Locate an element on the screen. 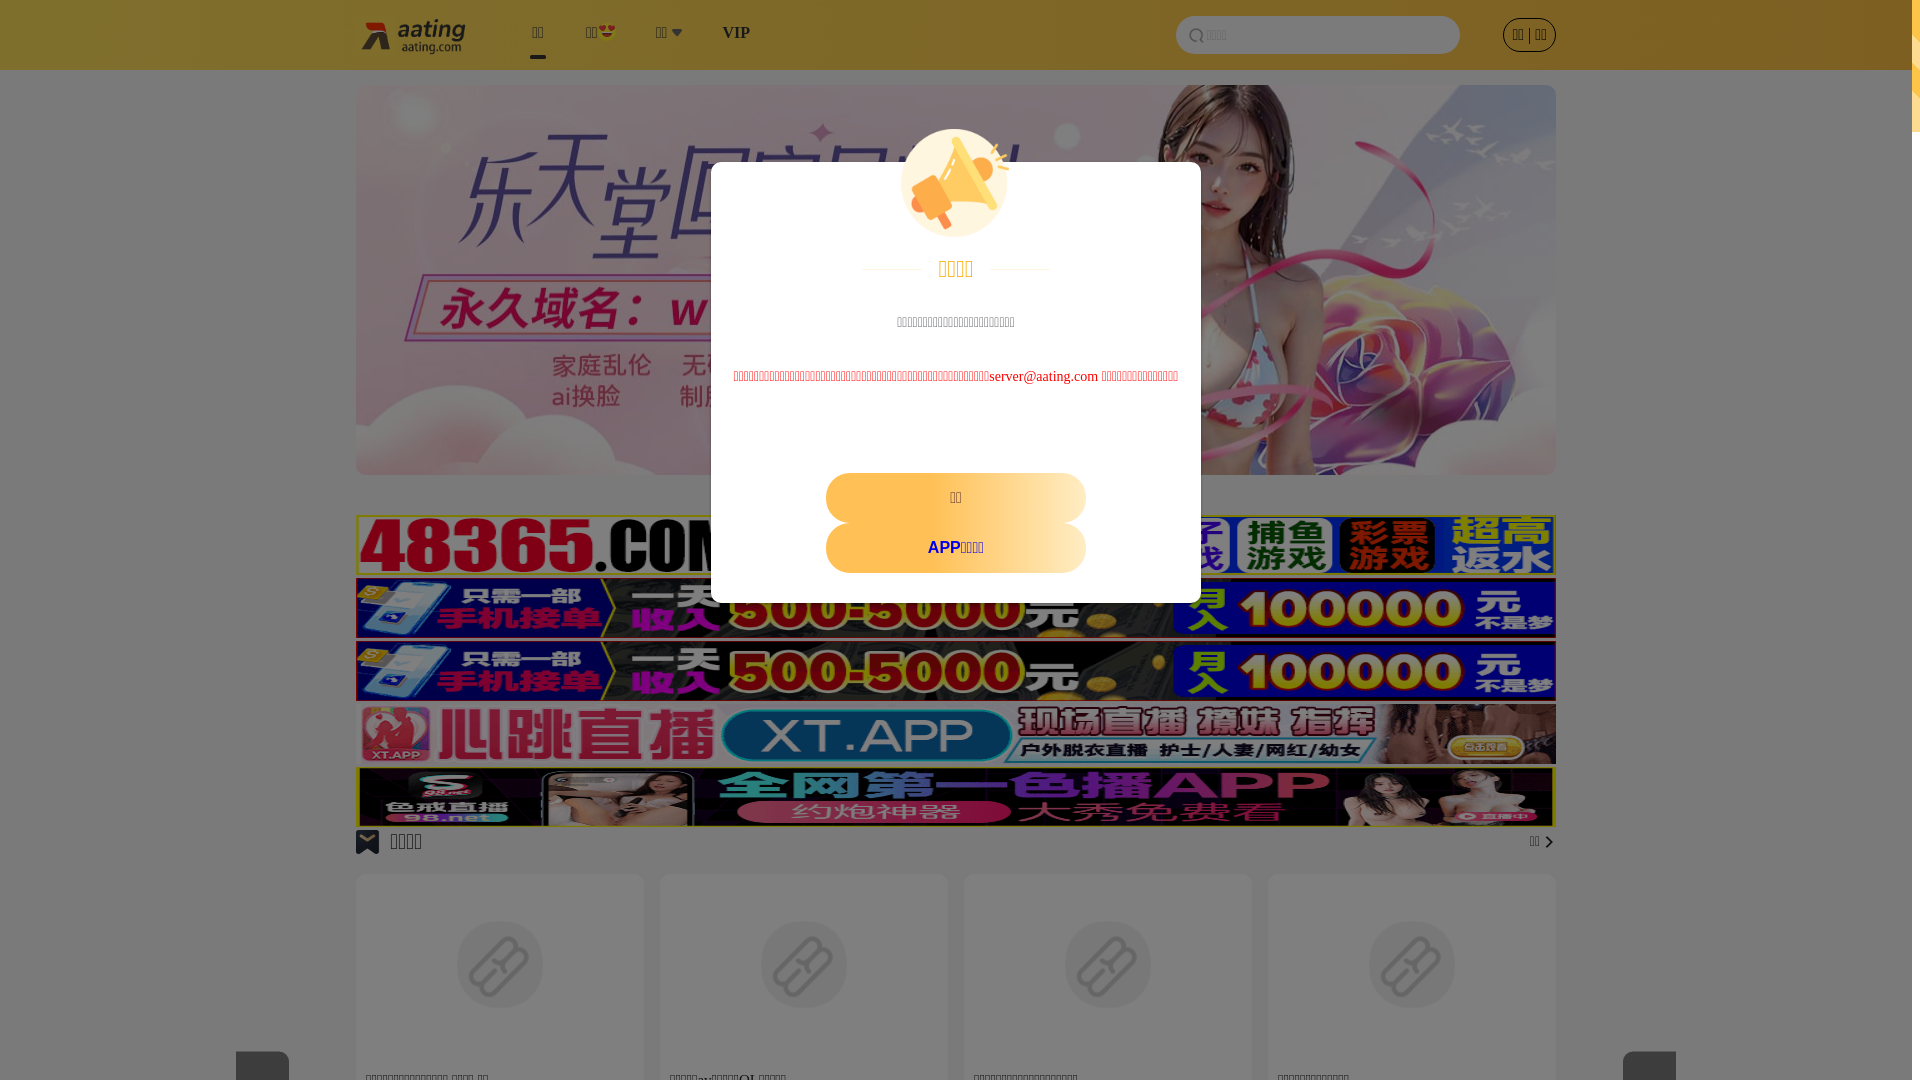  'VIP' is located at coordinates (734, 34).